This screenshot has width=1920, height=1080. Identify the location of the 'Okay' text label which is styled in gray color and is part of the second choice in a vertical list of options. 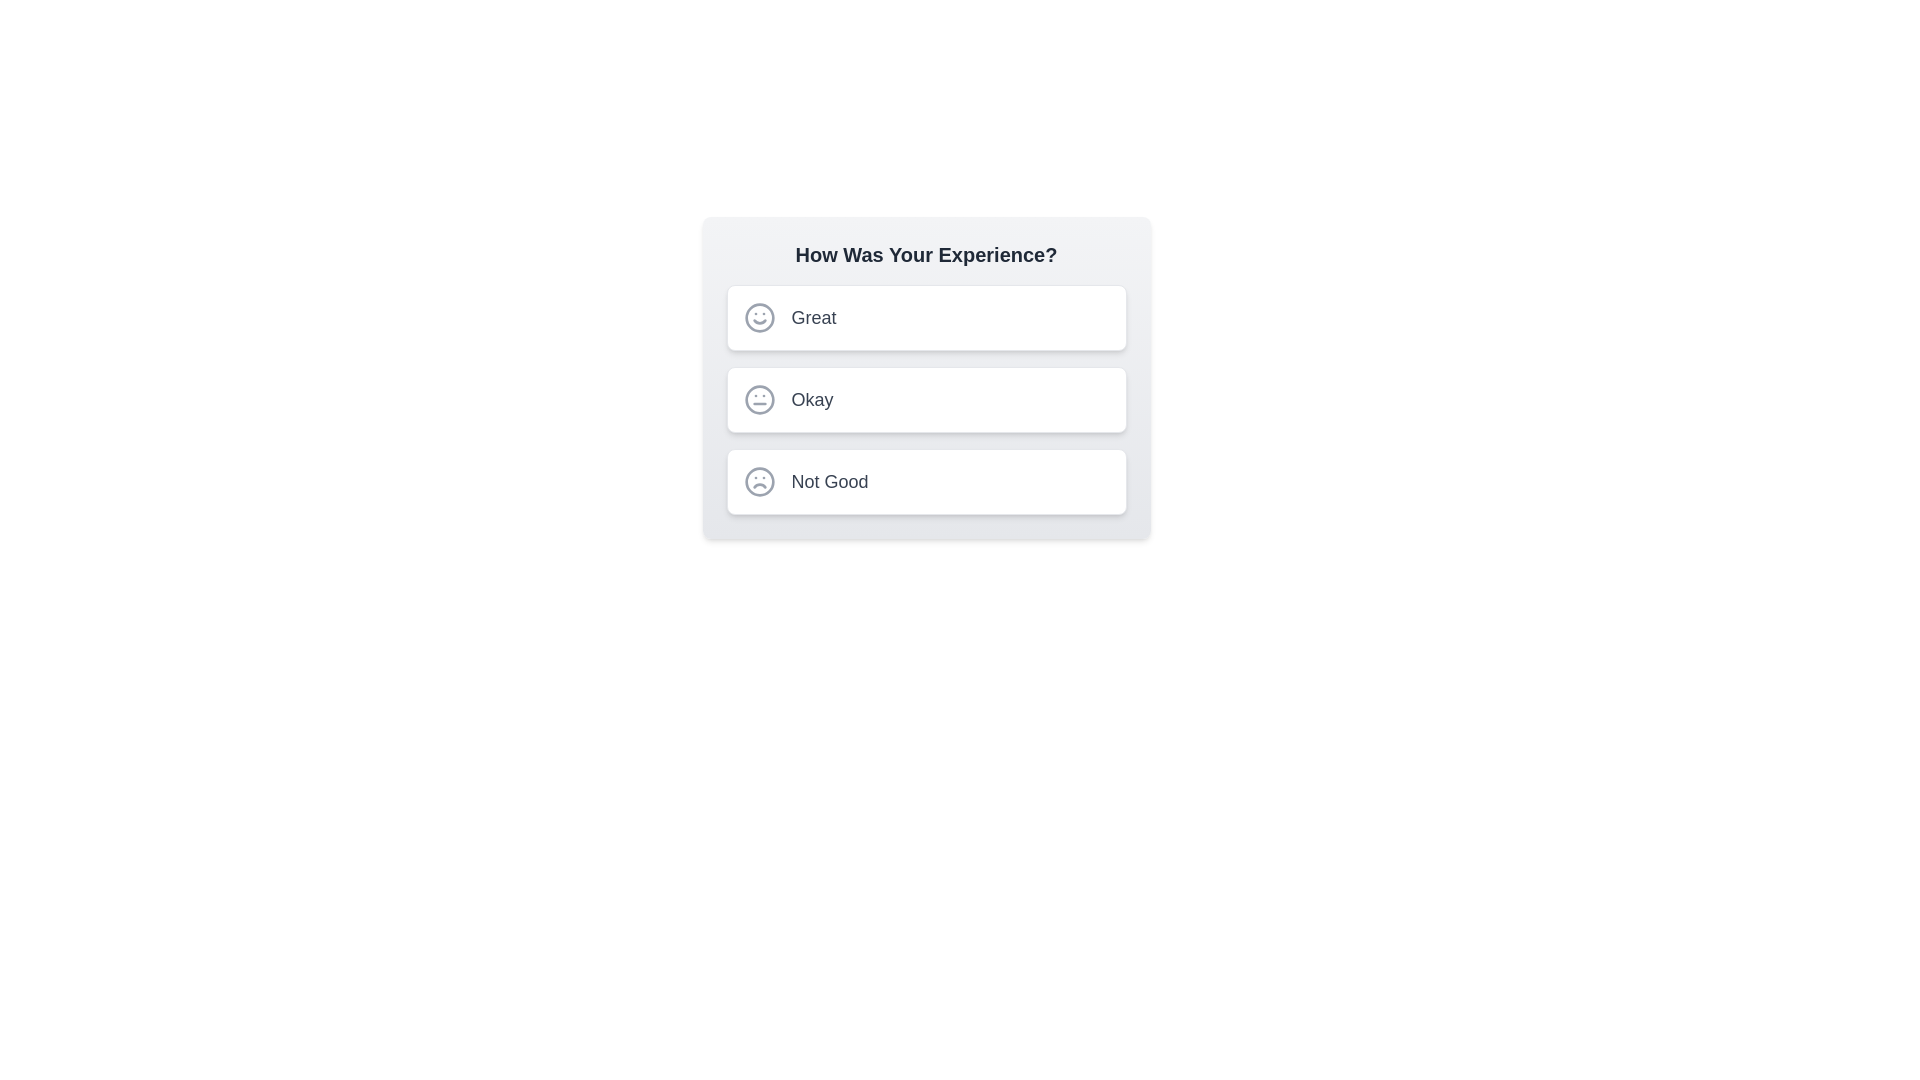
(812, 400).